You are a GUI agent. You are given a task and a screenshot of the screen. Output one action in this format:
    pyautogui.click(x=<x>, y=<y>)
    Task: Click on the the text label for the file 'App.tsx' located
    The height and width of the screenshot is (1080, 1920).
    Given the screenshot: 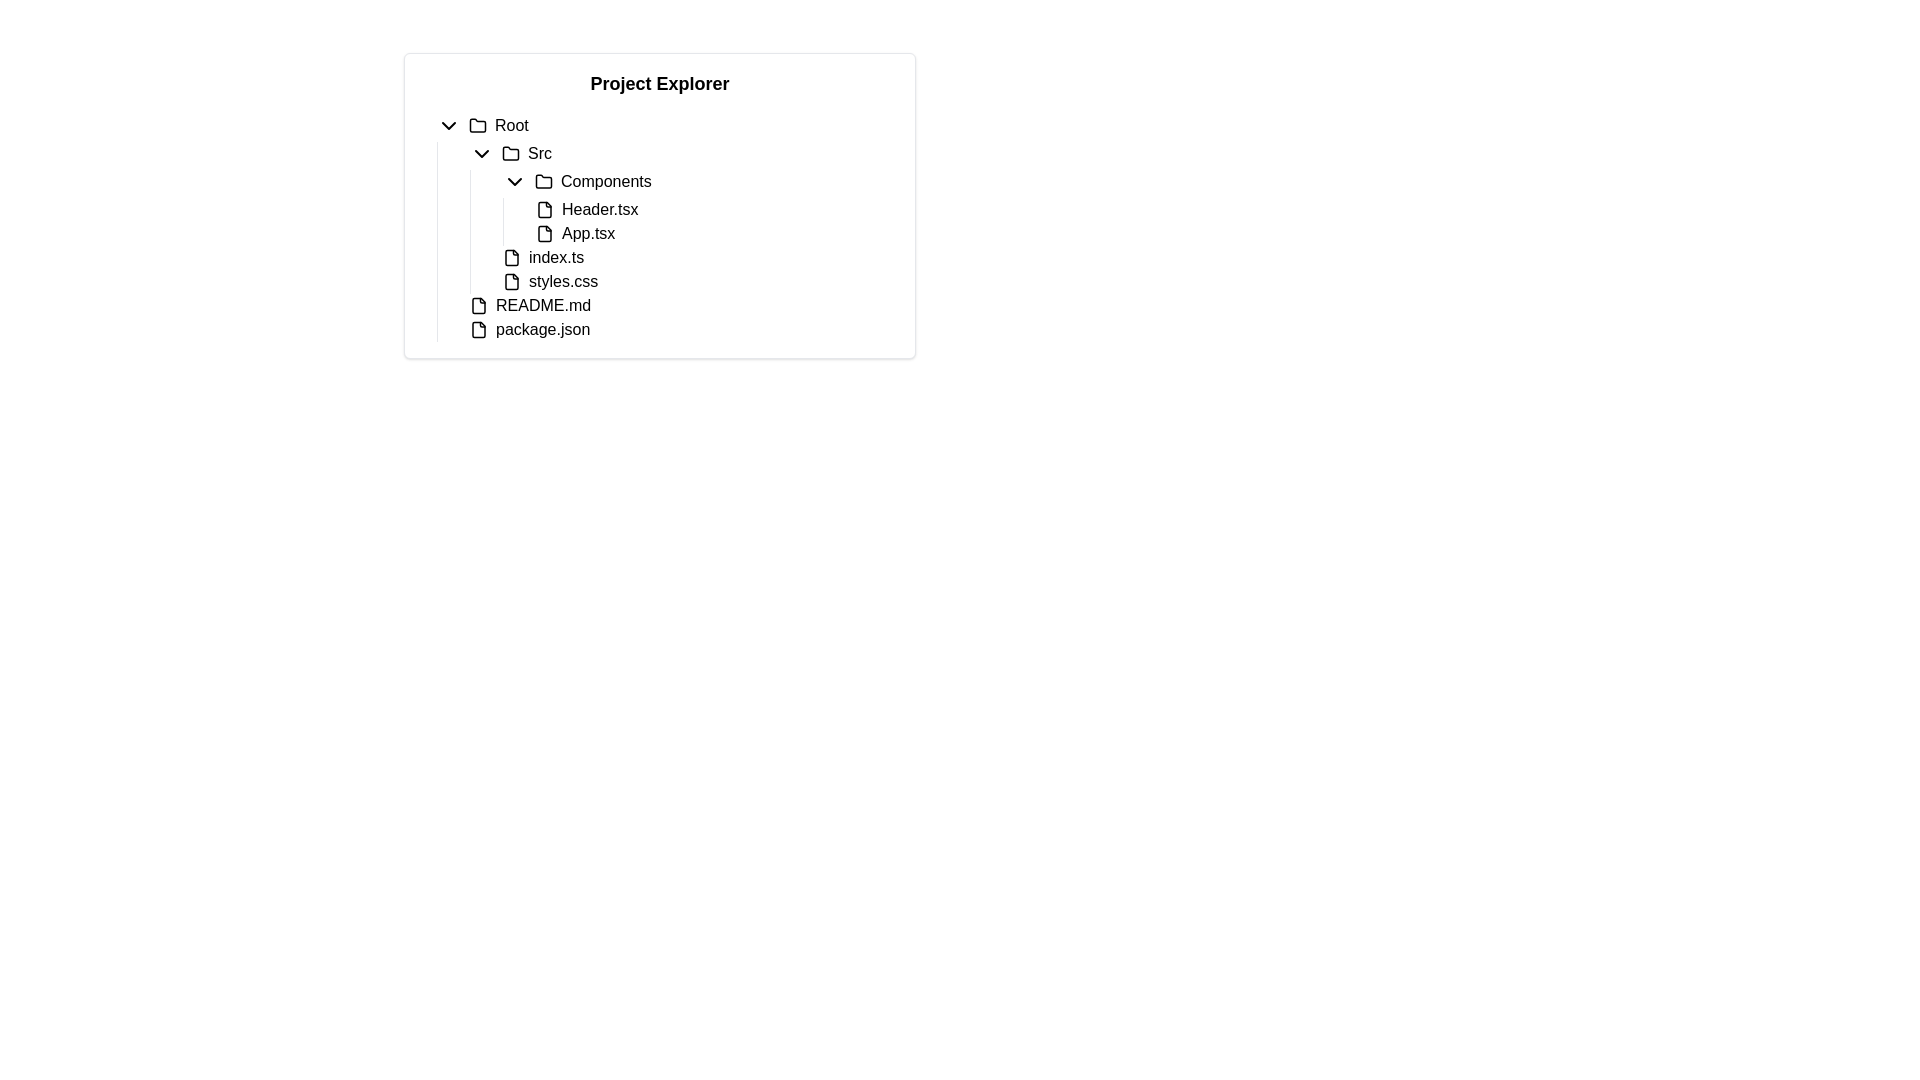 What is the action you would take?
    pyautogui.click(x=587, y=233)
    